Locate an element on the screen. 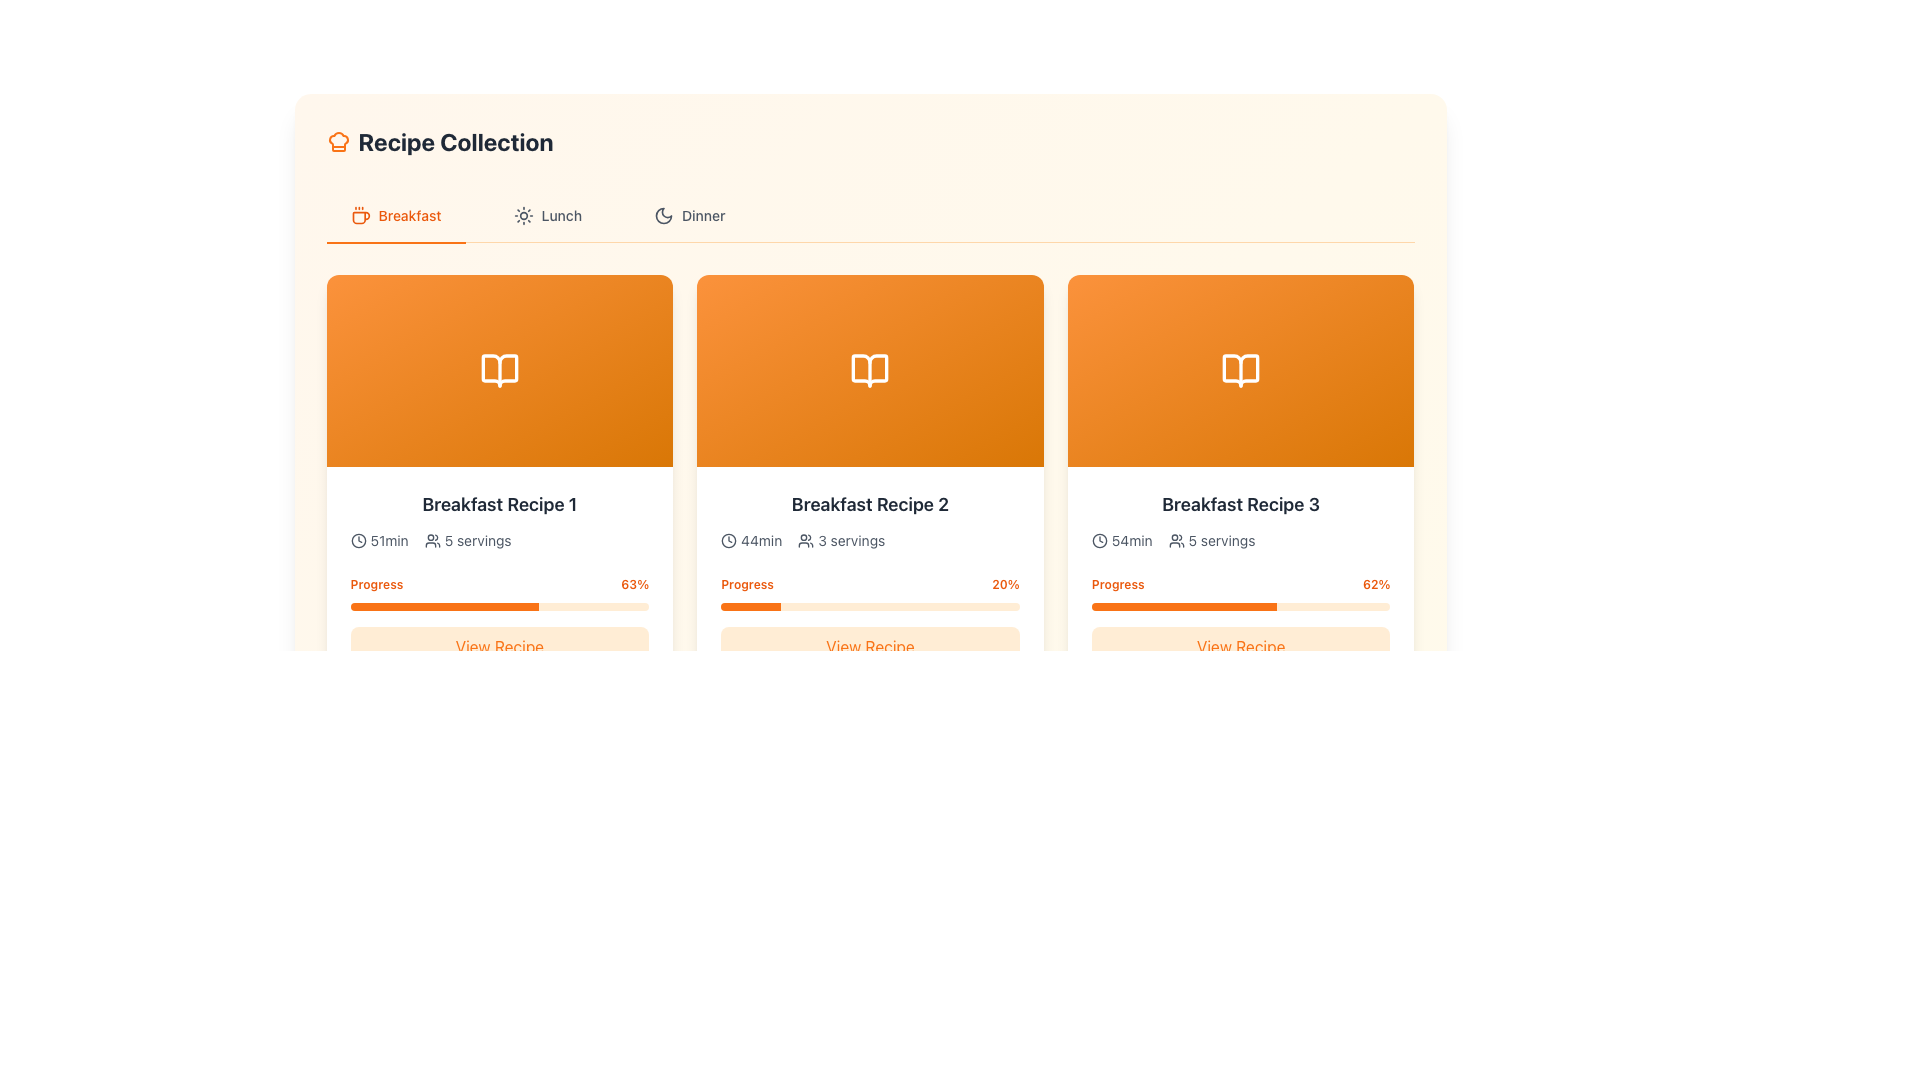  the 'Breakfast' navigation tab located at the top-left corner of the page is located at coordinates (396, 216).